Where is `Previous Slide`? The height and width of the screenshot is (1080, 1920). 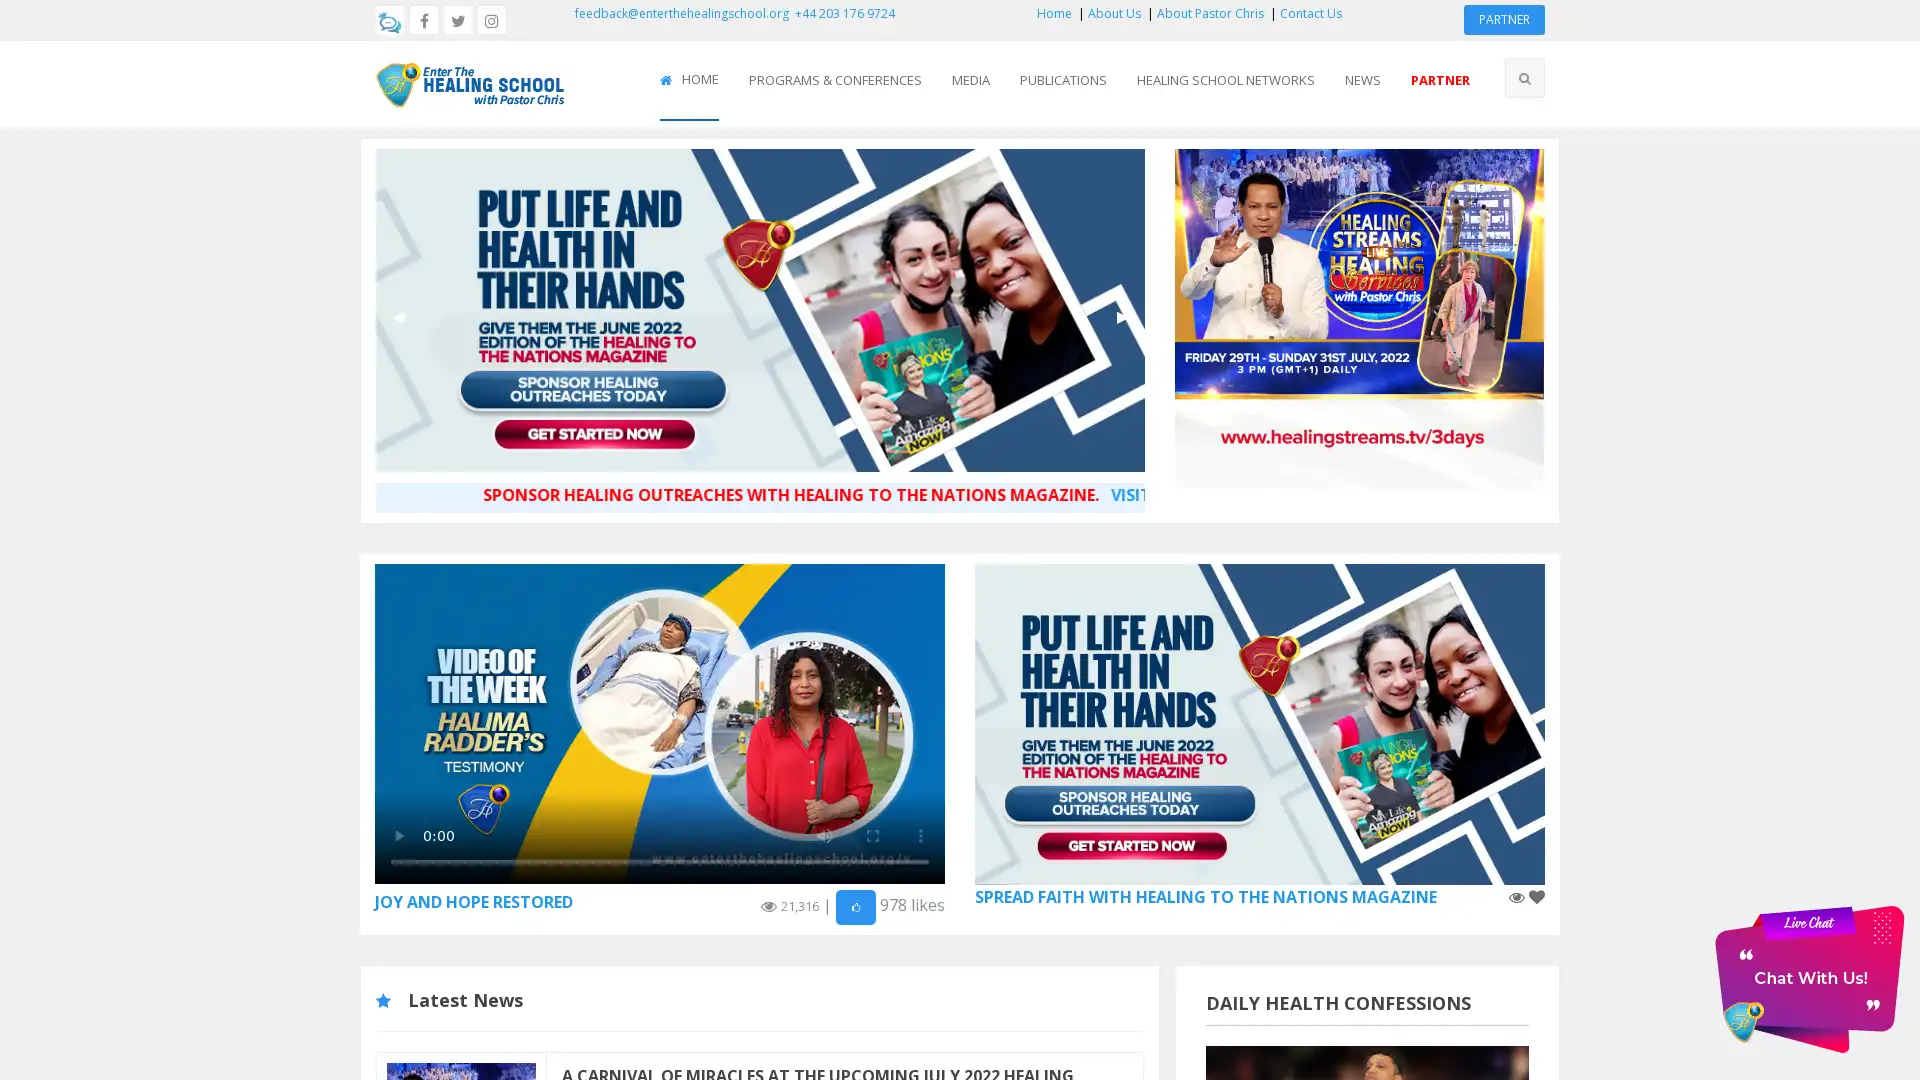
Previous Slide is located at coordinates (398, 315).